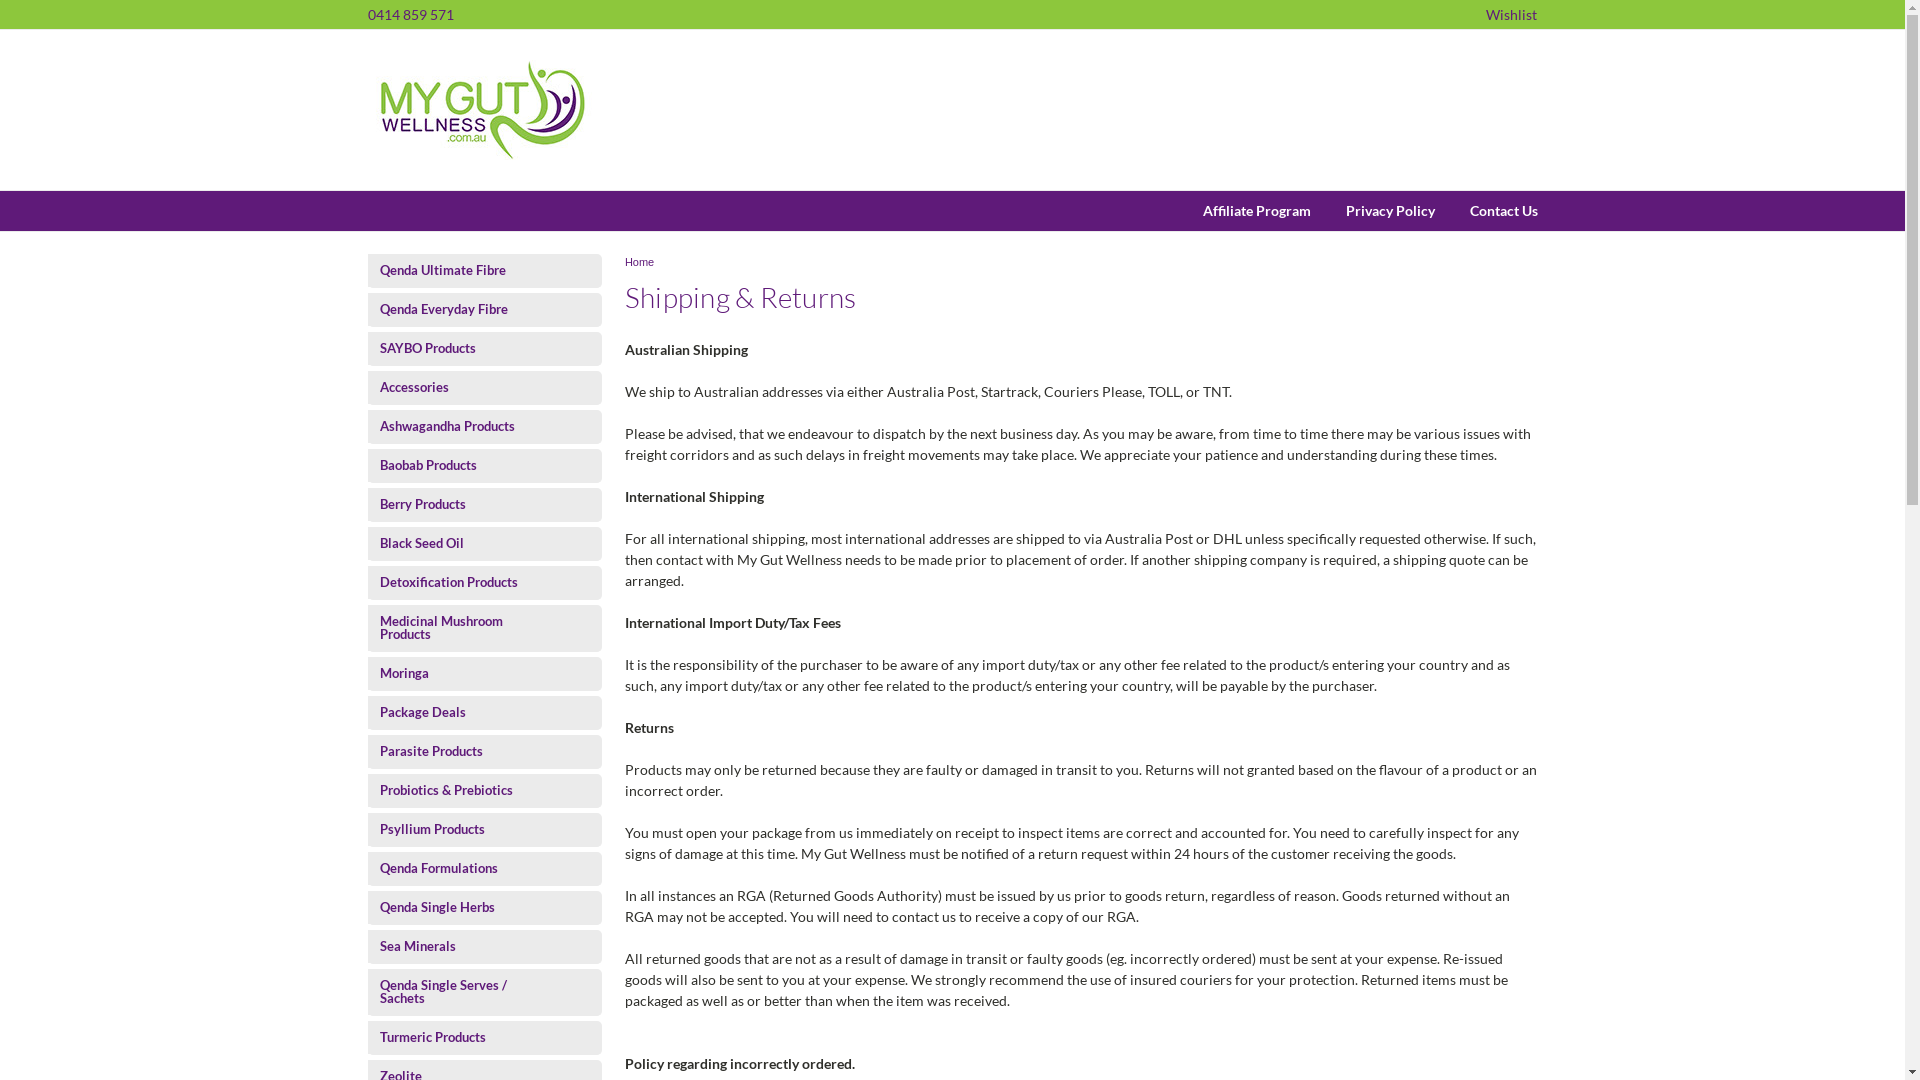  Describe the element at coordinates (466, 582) in the screenshot. I see `'Detoxification Products'` at that location.